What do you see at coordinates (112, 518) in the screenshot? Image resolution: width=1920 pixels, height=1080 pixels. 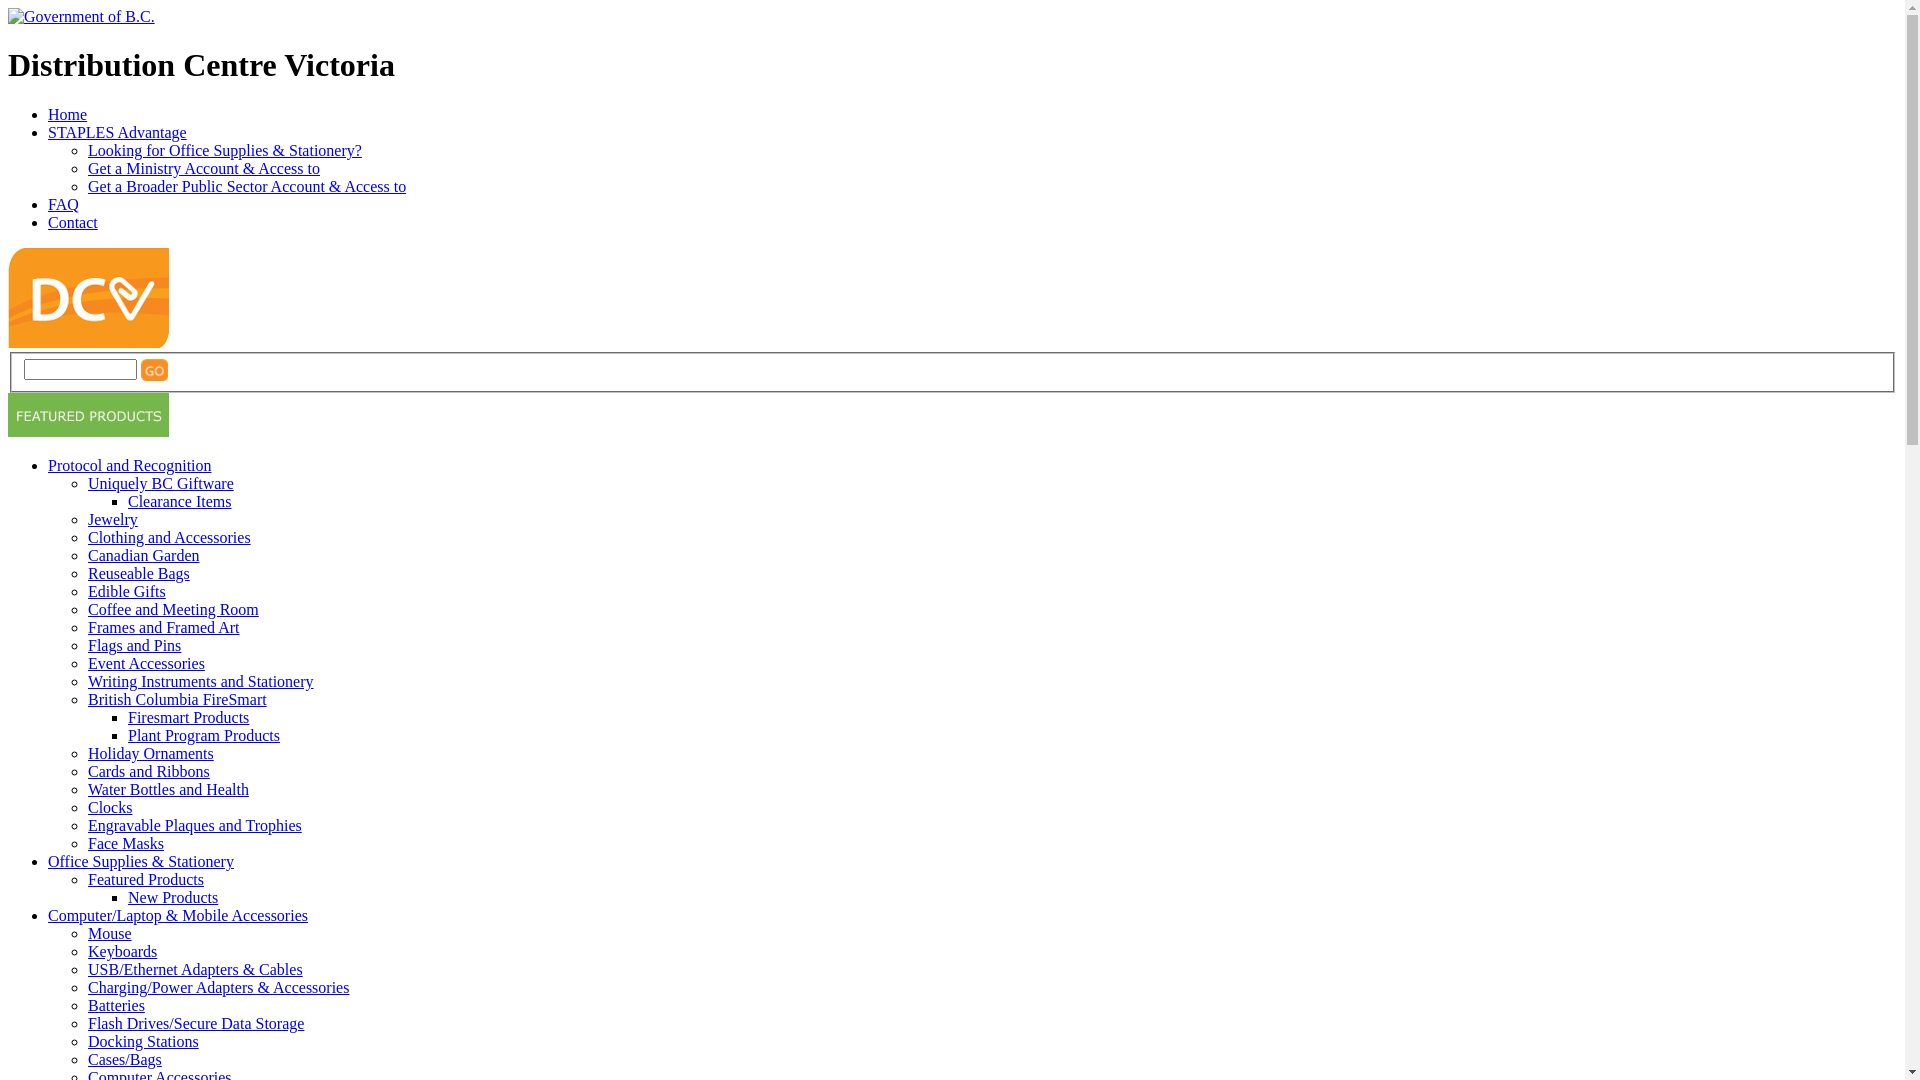 I see `'Jewelry'` at bounding box center [112, 518].